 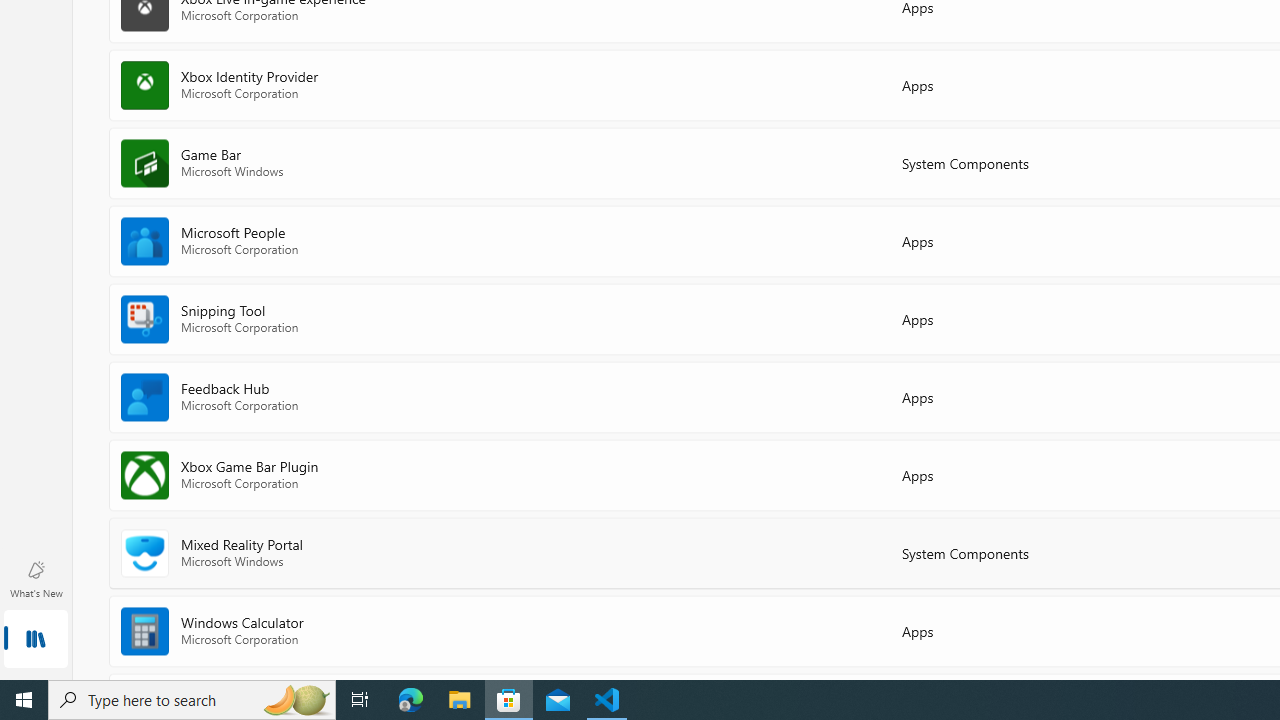 What do you see at coordinates (35, 578) in the screenshot?
I see `'What'` at bounding box center [35, 578].